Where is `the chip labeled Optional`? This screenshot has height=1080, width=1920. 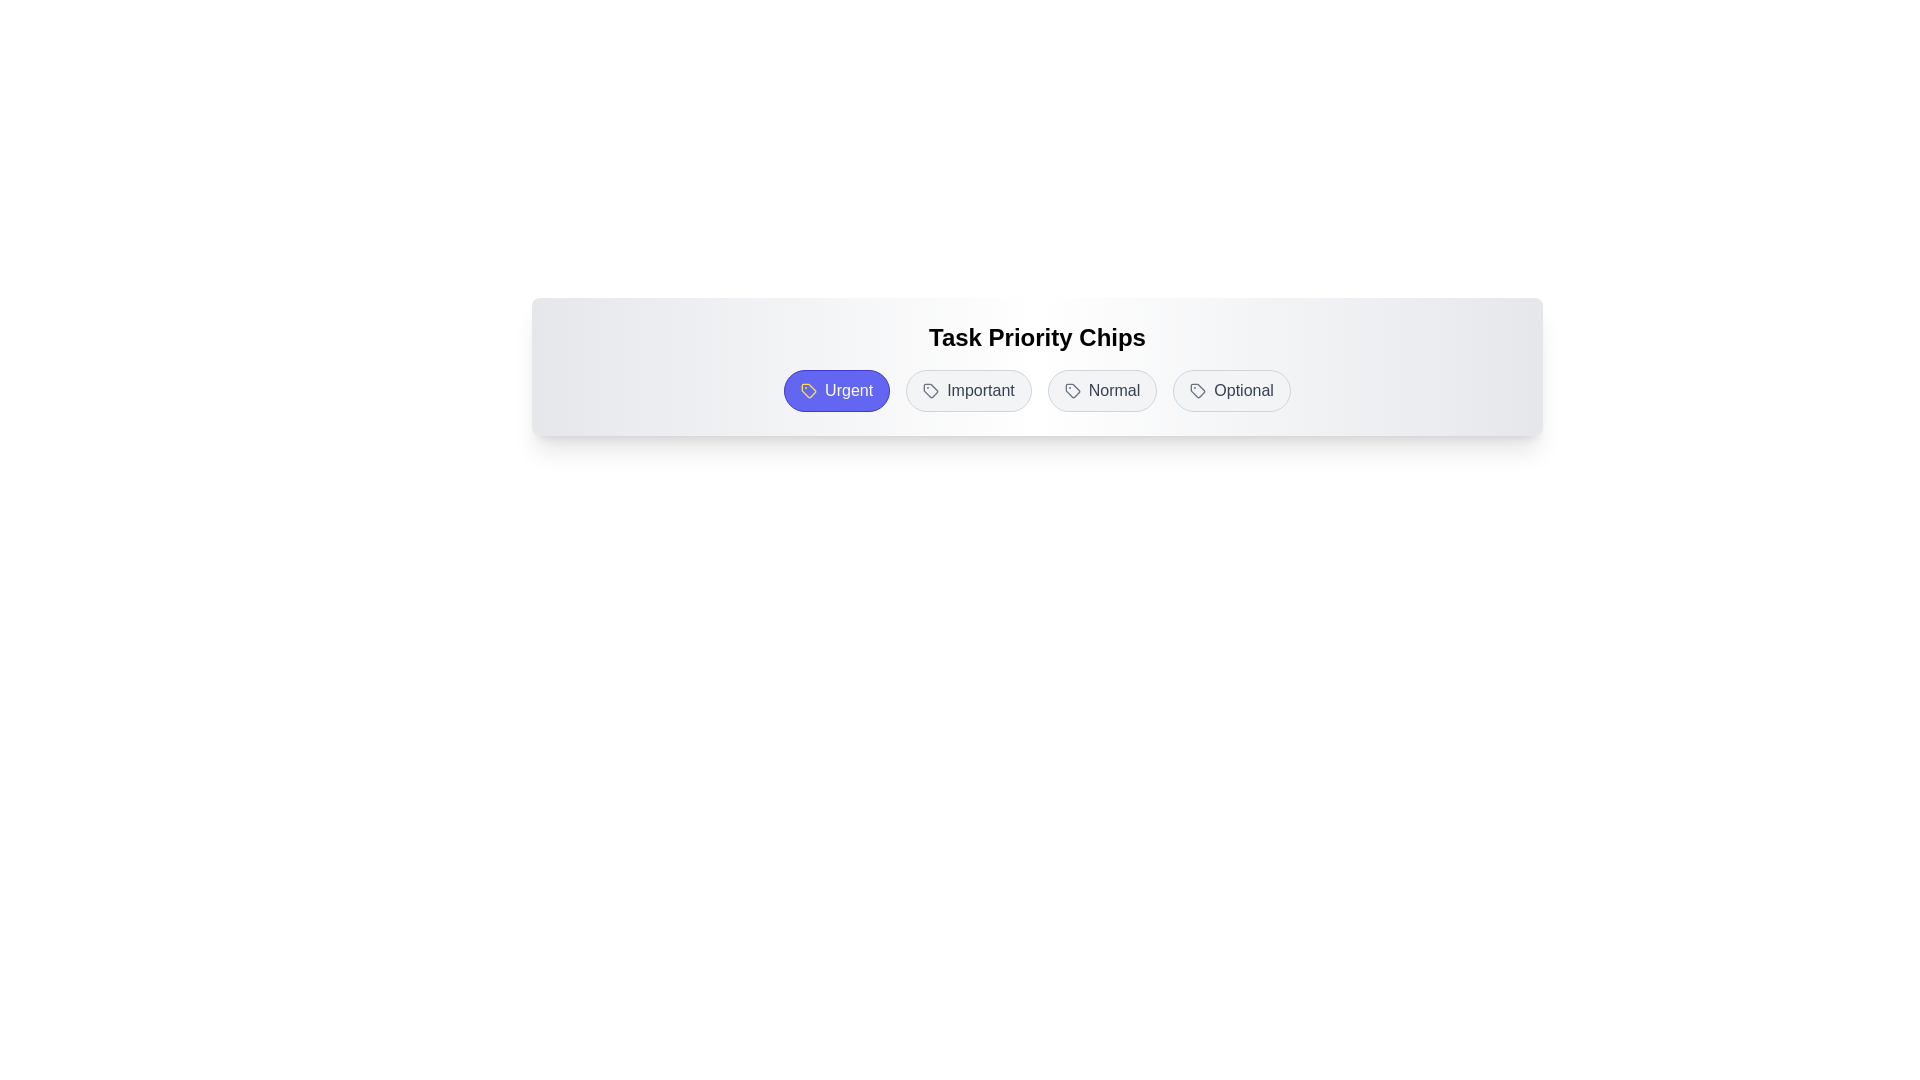 the chip labeled Optional is located at coordinates (1231, 390).